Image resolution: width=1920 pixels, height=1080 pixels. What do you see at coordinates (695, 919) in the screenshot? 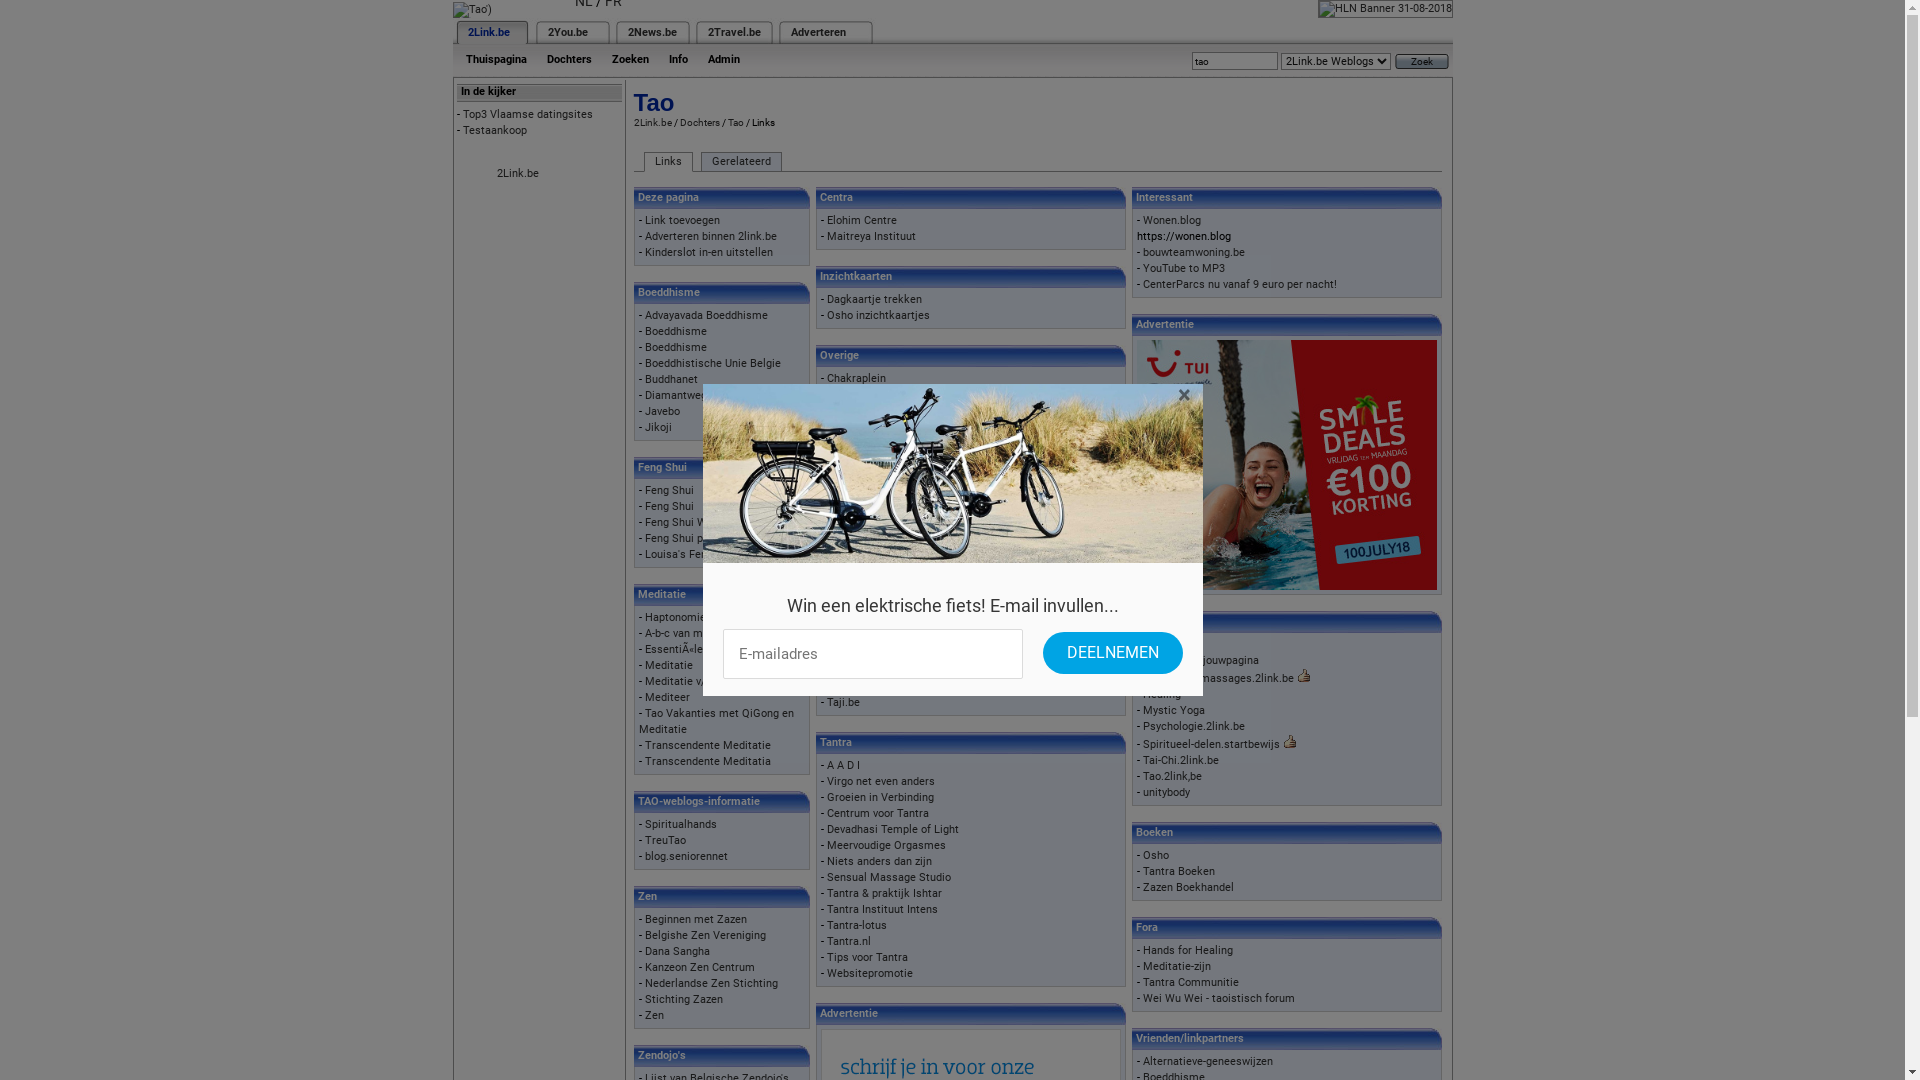
I see `'Beginnen met Zazen'` at bounding box center [695, 919].